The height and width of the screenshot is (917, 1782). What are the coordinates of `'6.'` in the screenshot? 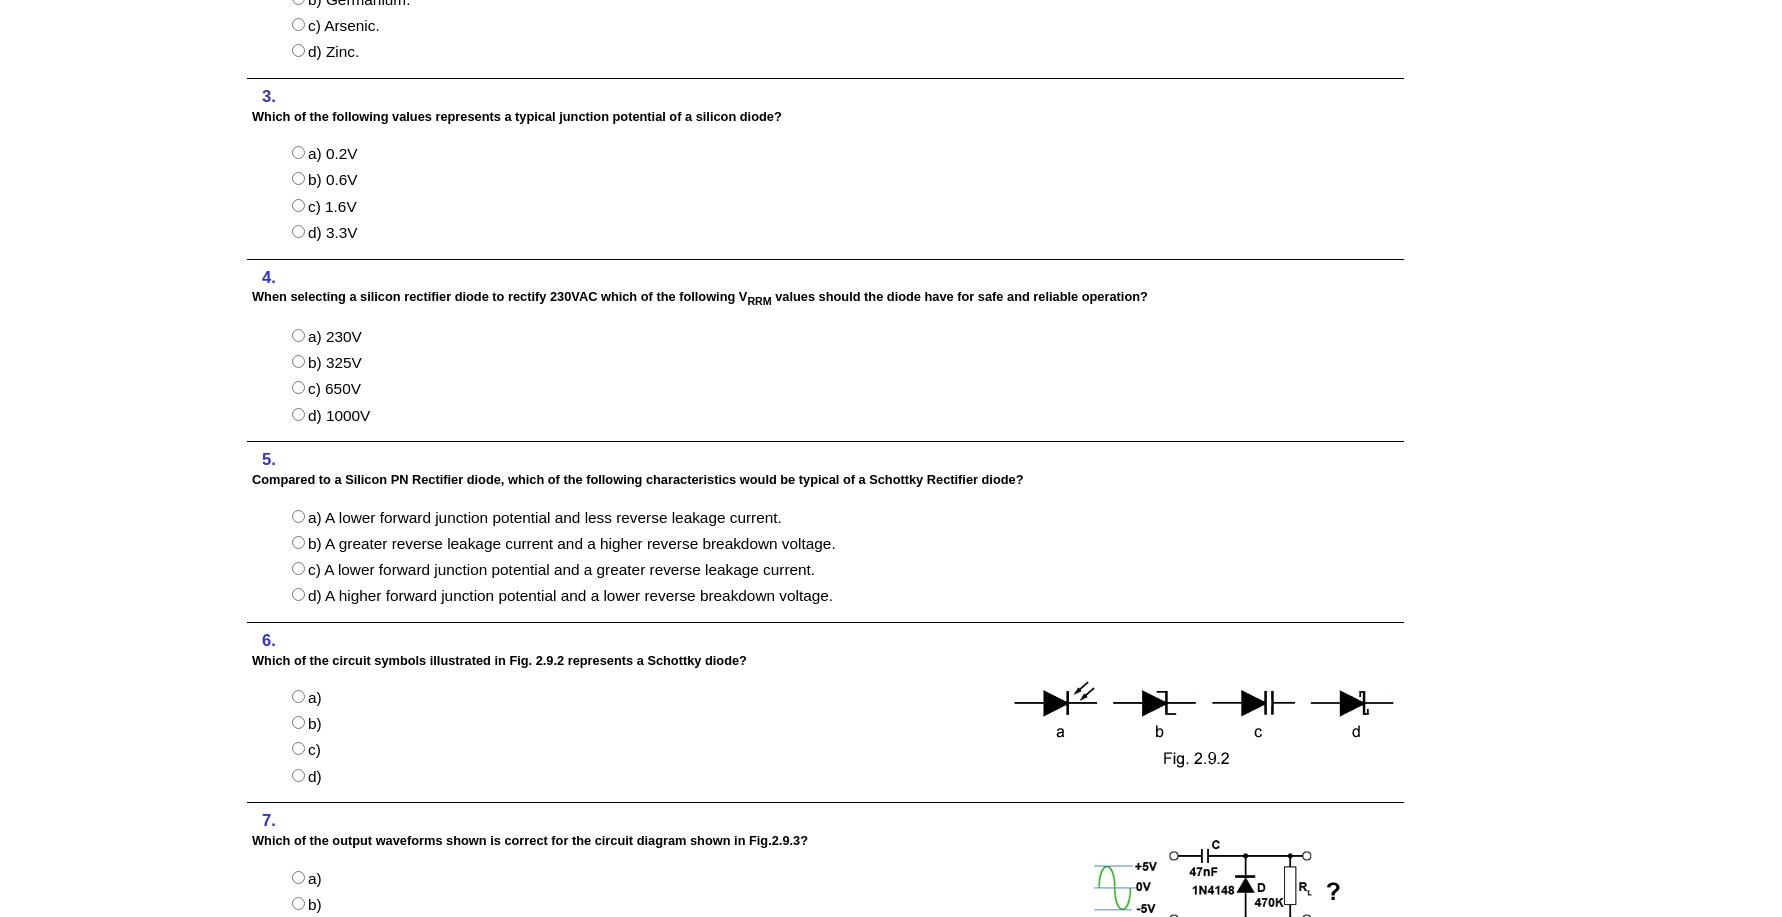 It's located at (267, 638).